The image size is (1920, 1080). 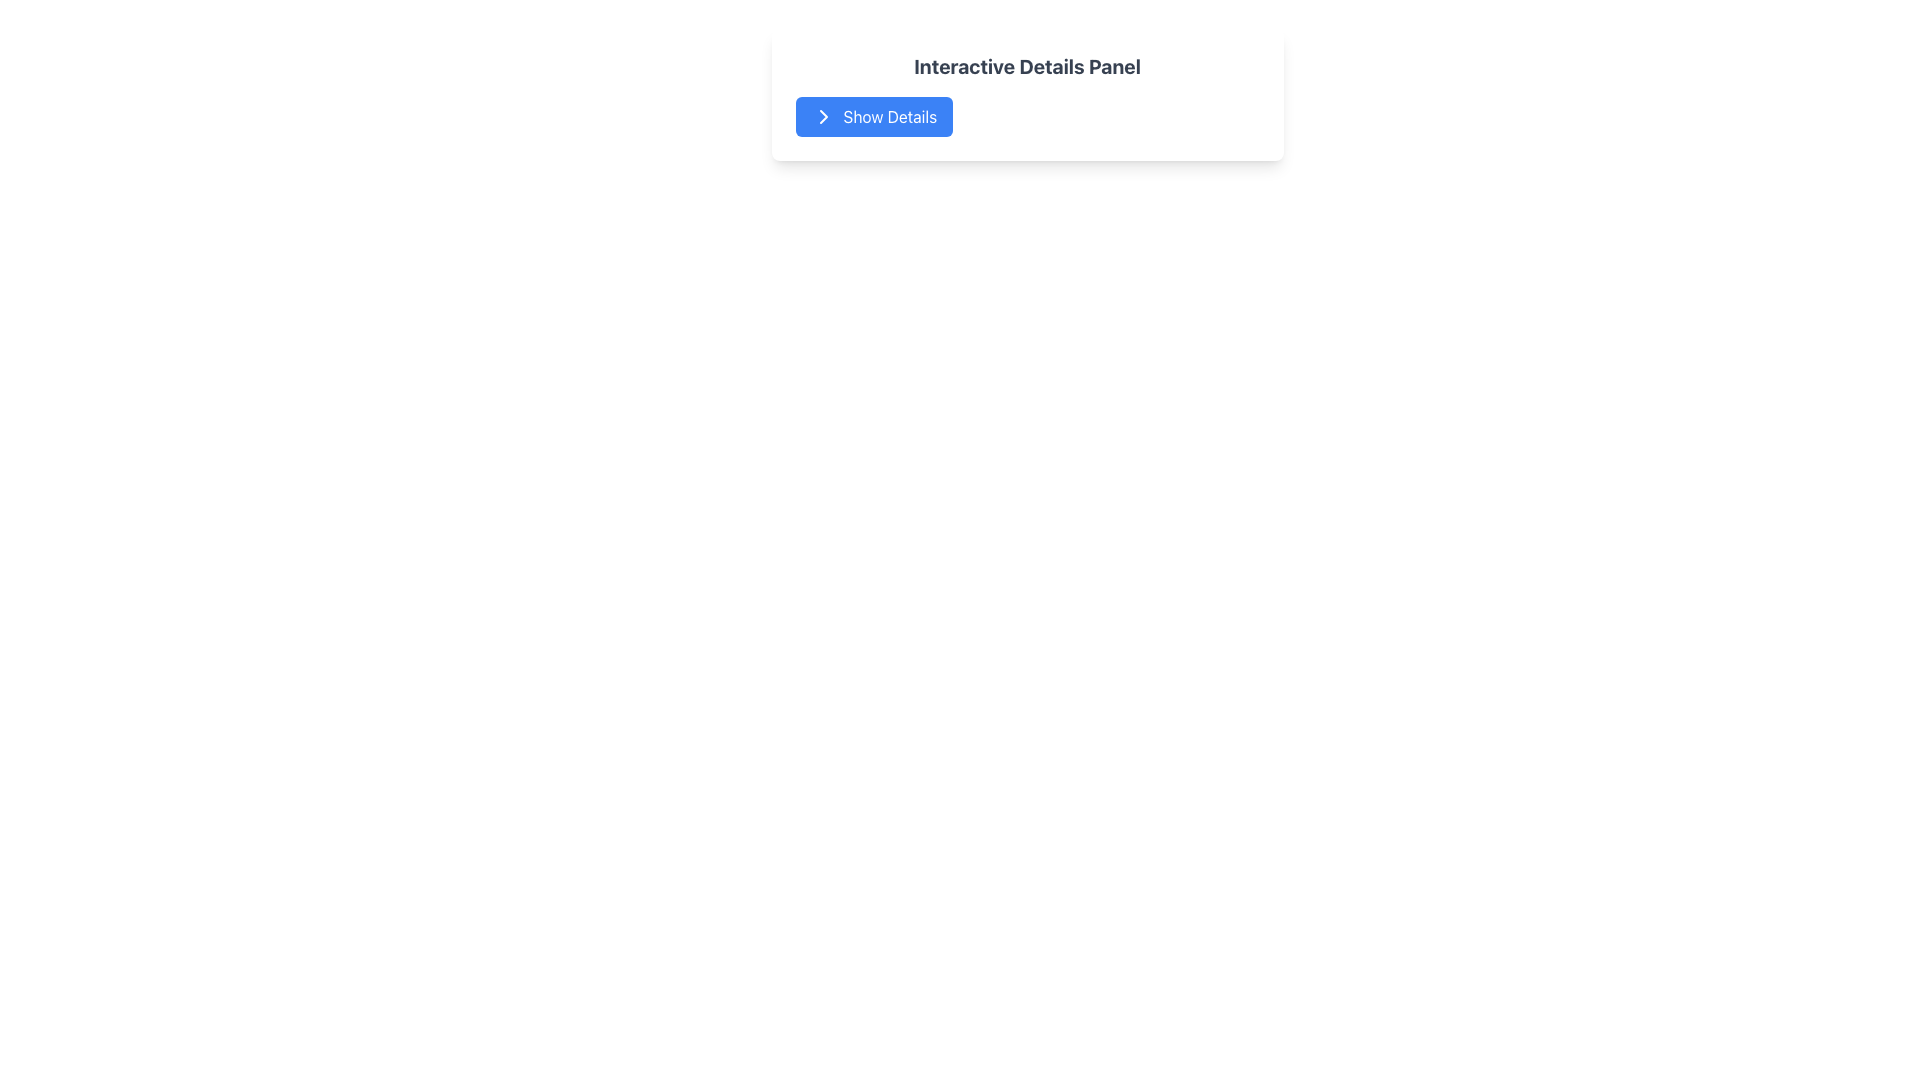 I want to click on the Directional Icon (Arrow) within the 'Show Details' button, which indicates direction or additional information related to the 'Interactive Details Panel', so click(x=823, y=116).